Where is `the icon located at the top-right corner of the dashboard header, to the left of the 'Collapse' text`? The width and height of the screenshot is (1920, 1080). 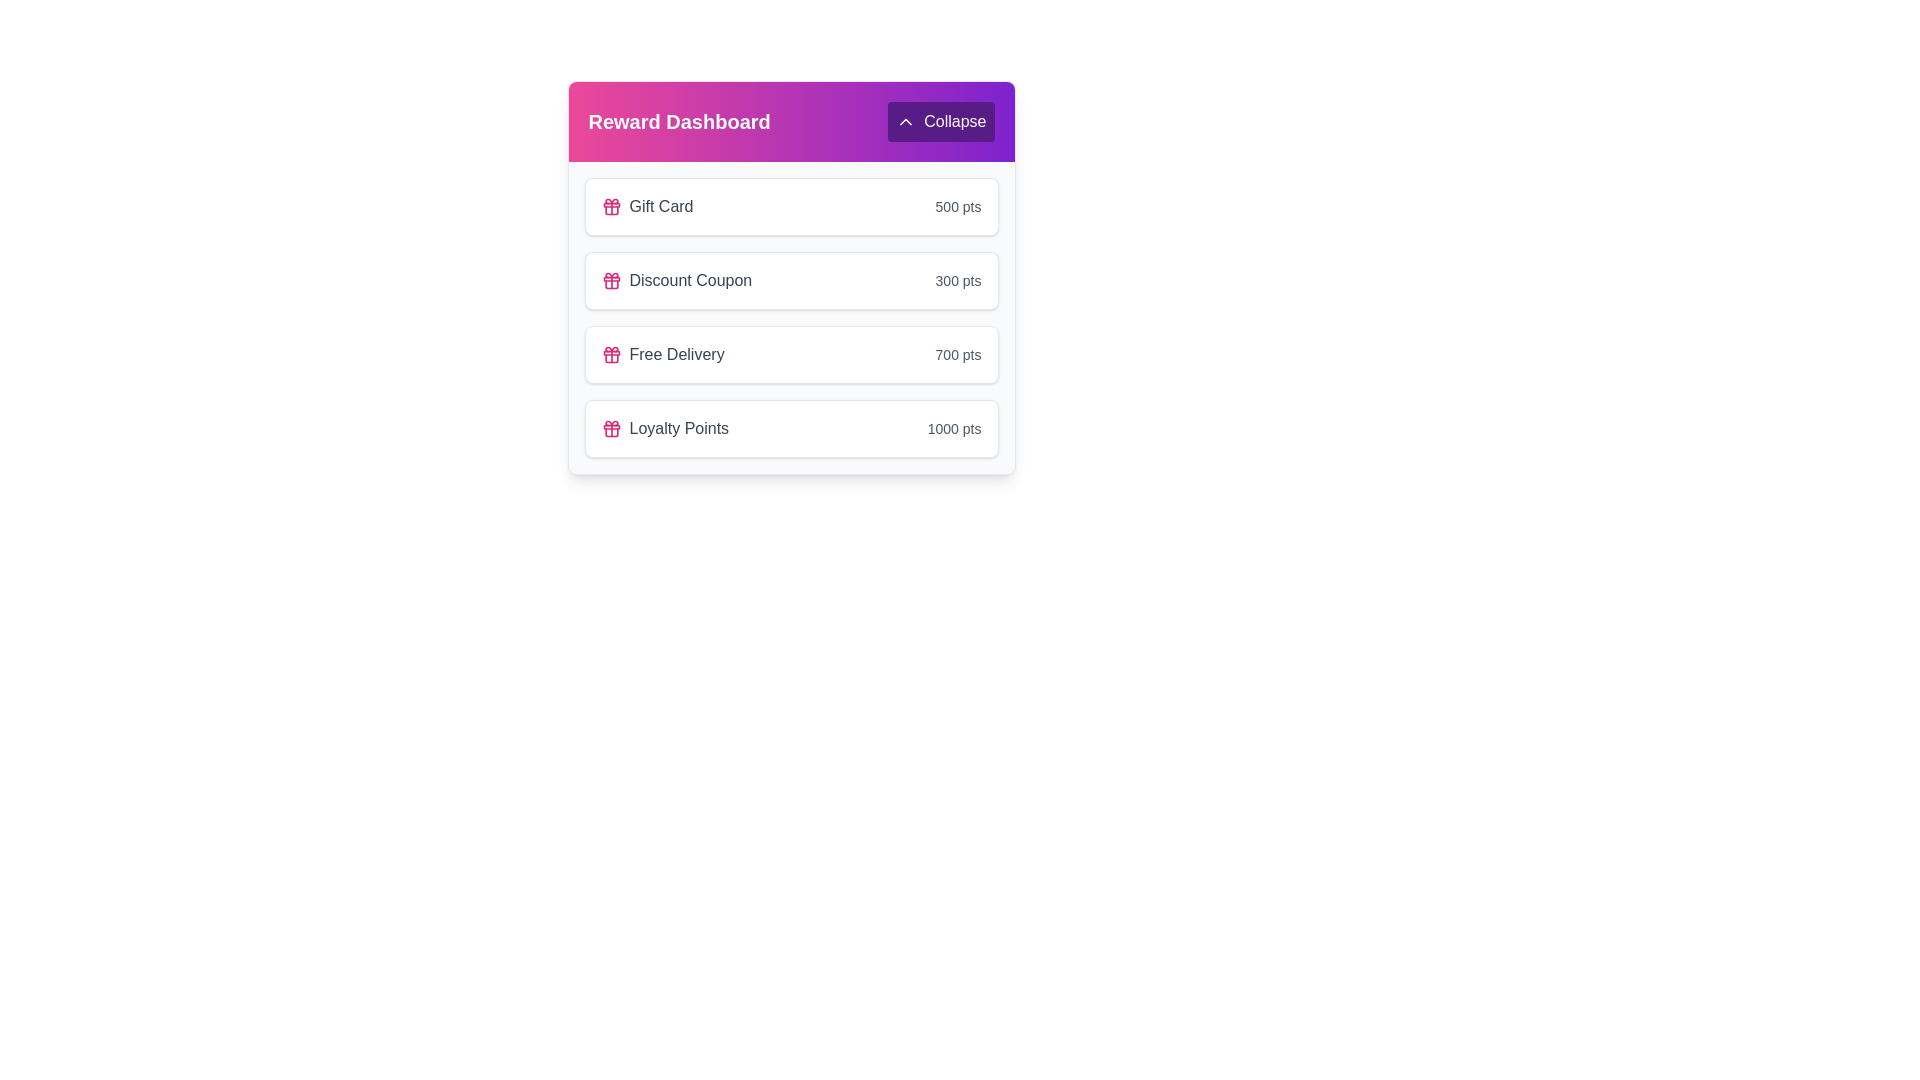 the icon located at the top-right corner of the dashboard header, to the left of the 'Collapse' text is located at coordinates (905, 122).